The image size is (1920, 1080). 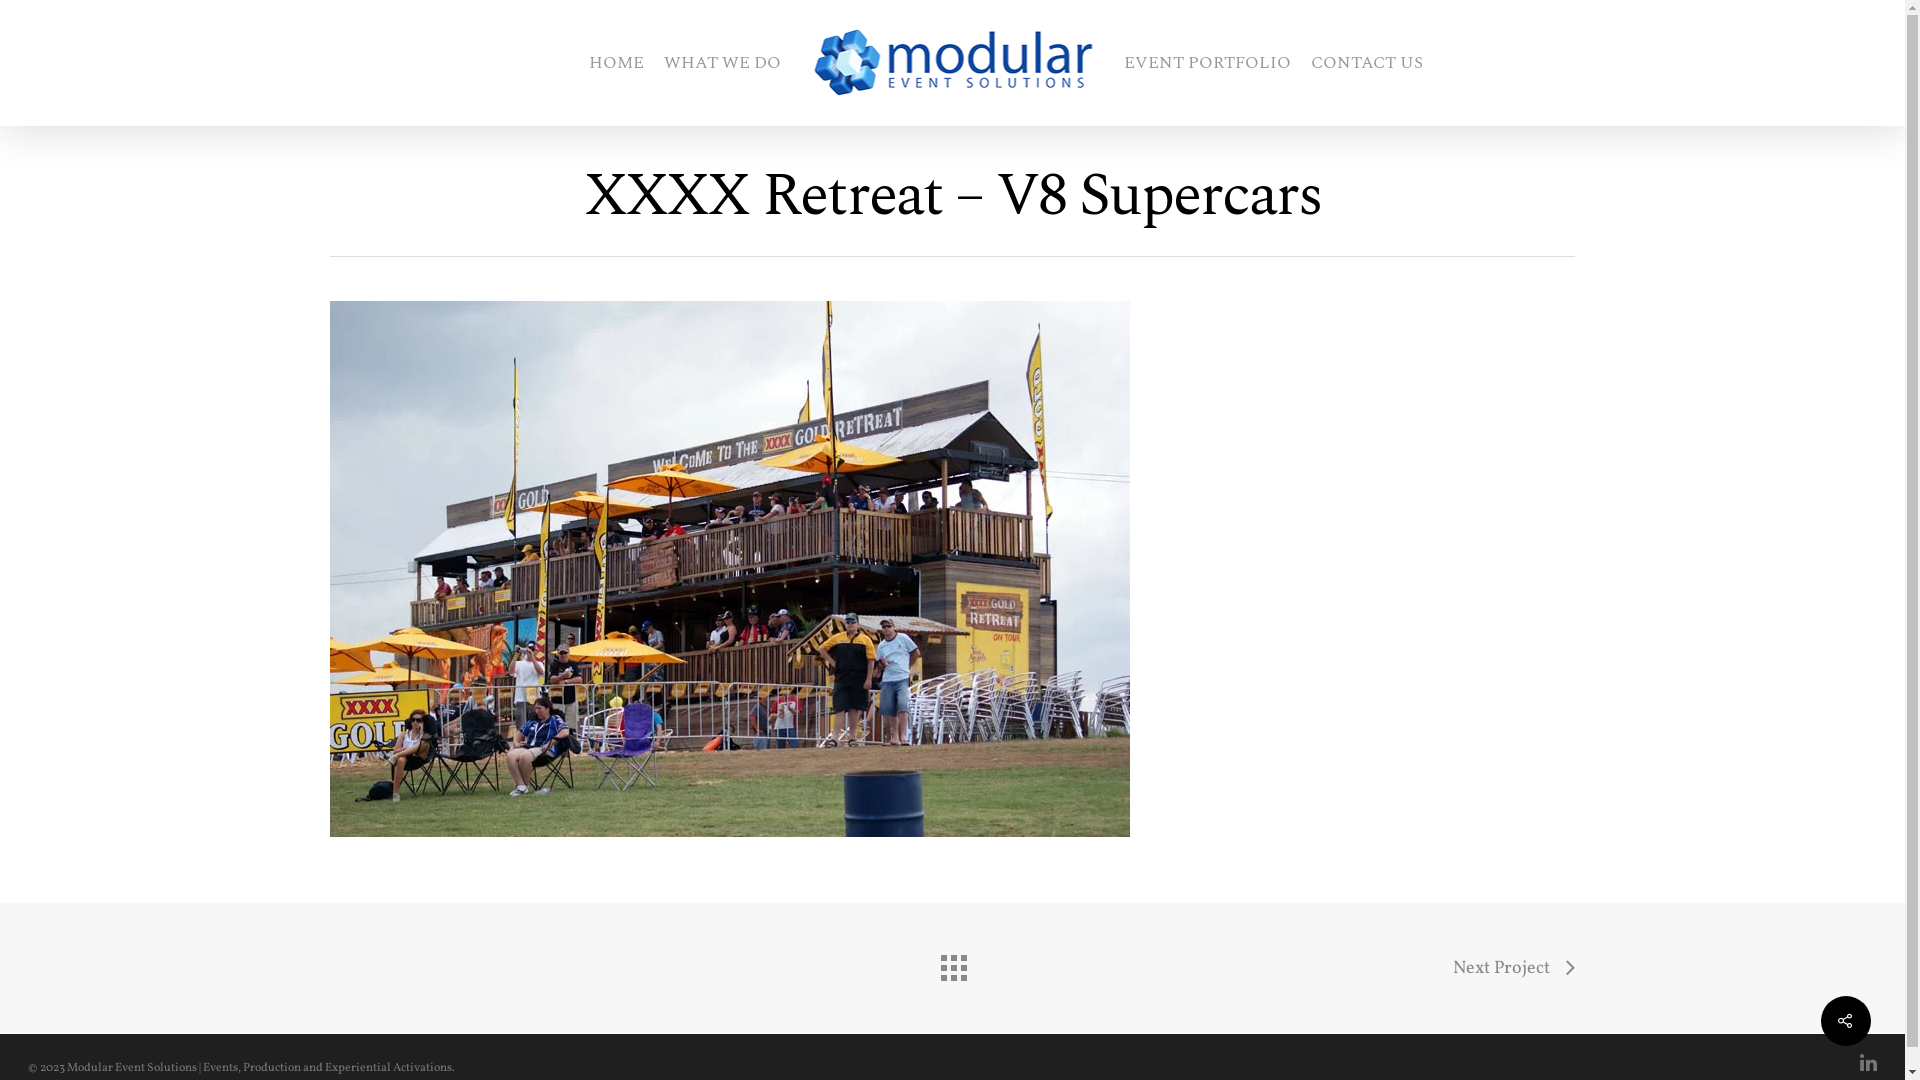 What do you see at coordinates (614, 61) in the screenshot?
I see `'HOME'` at bounding box center [614, 61].